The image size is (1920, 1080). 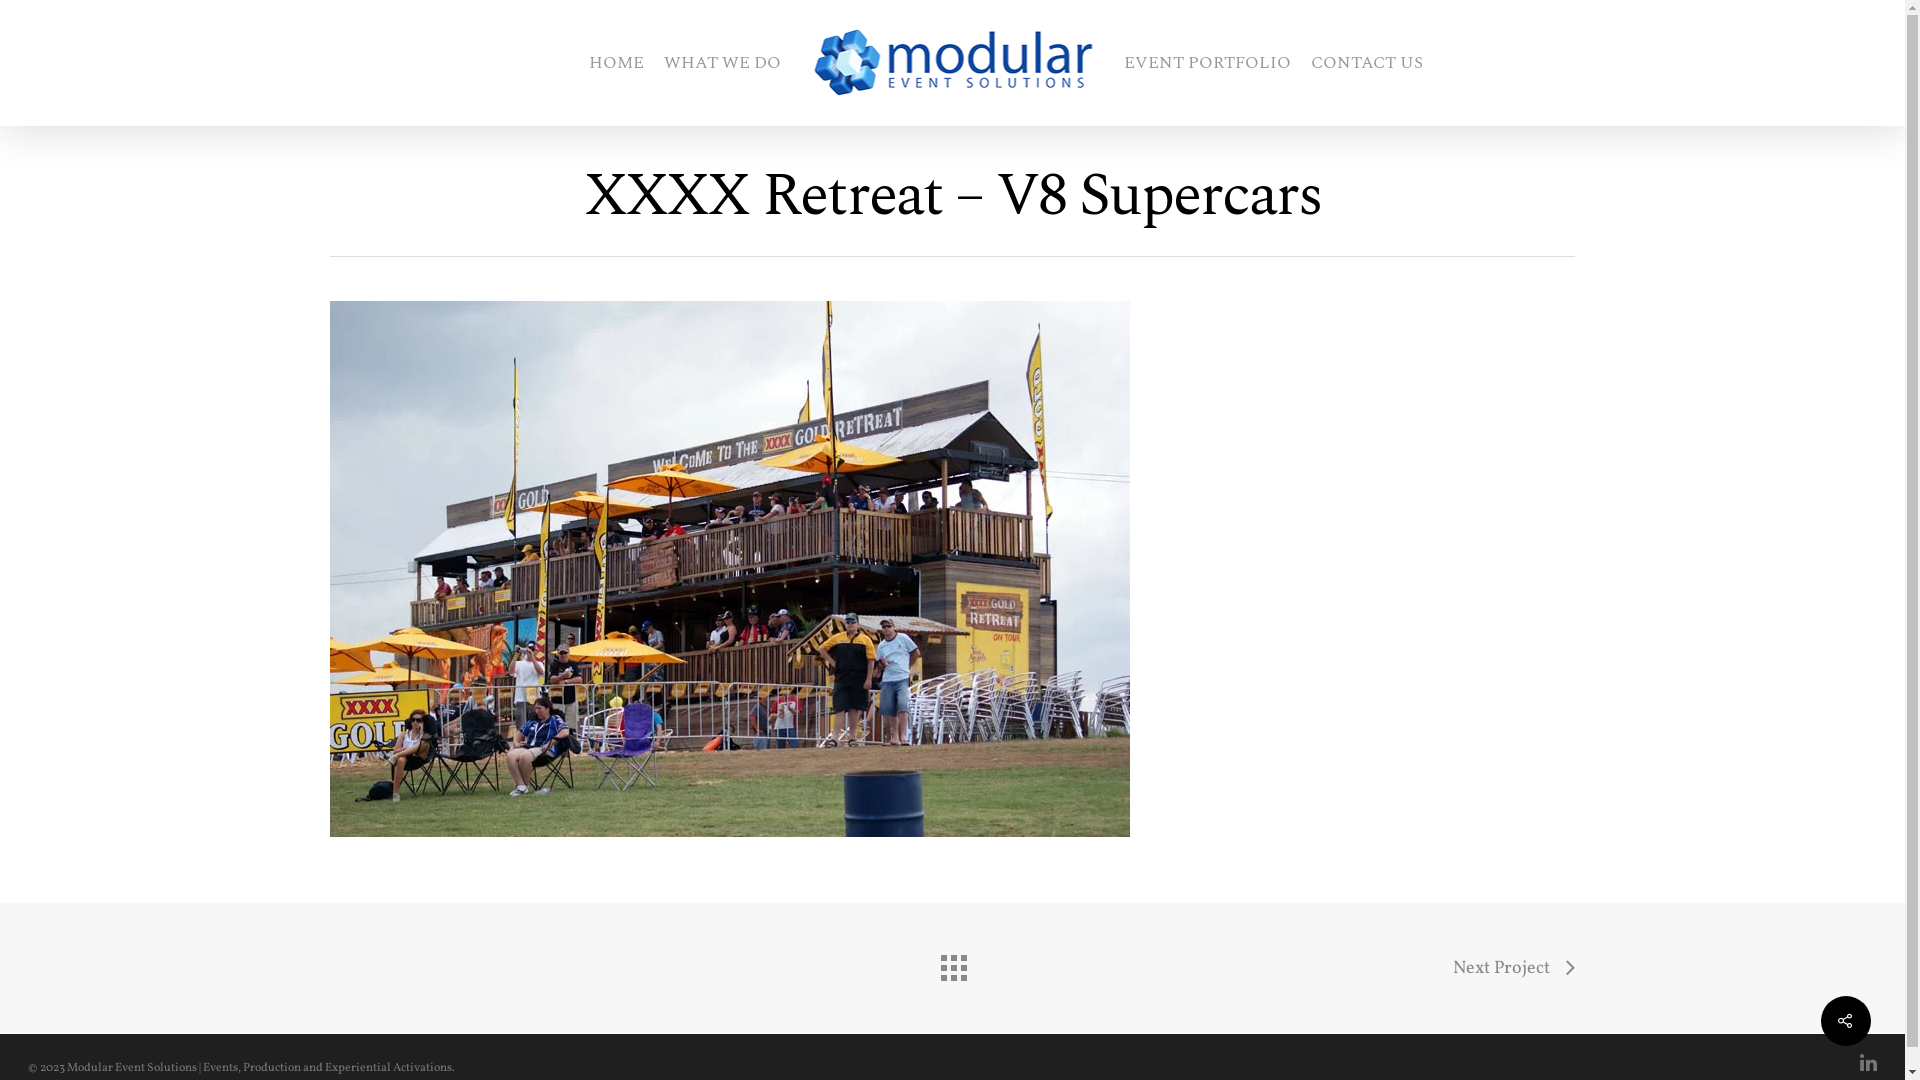 What do you see at coordinates (614, 61) in the screenshot?
I see `'HOME'` at bounding box center [614, 61].